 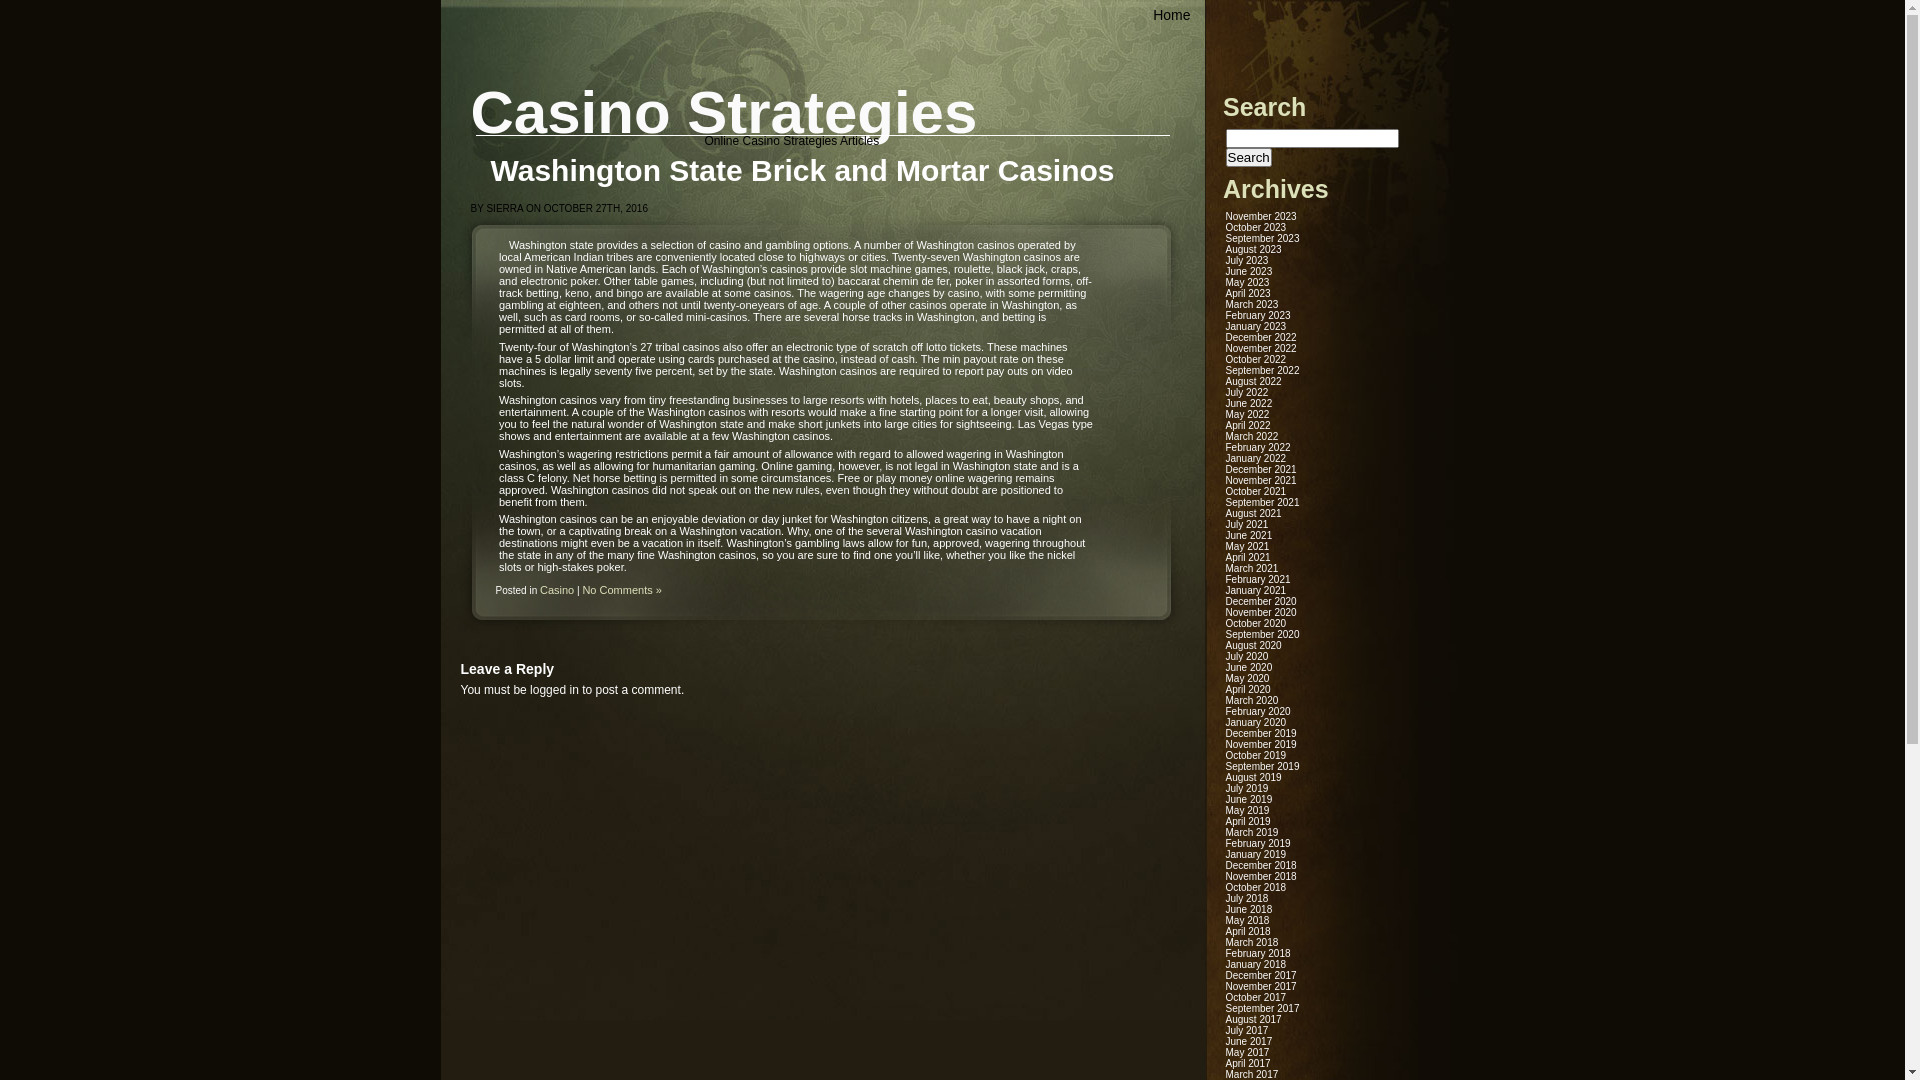 What do you see at coordinates (1255, 226) in the screenshot?
I see `'October 2023'` at bounding box center [1255, 226].